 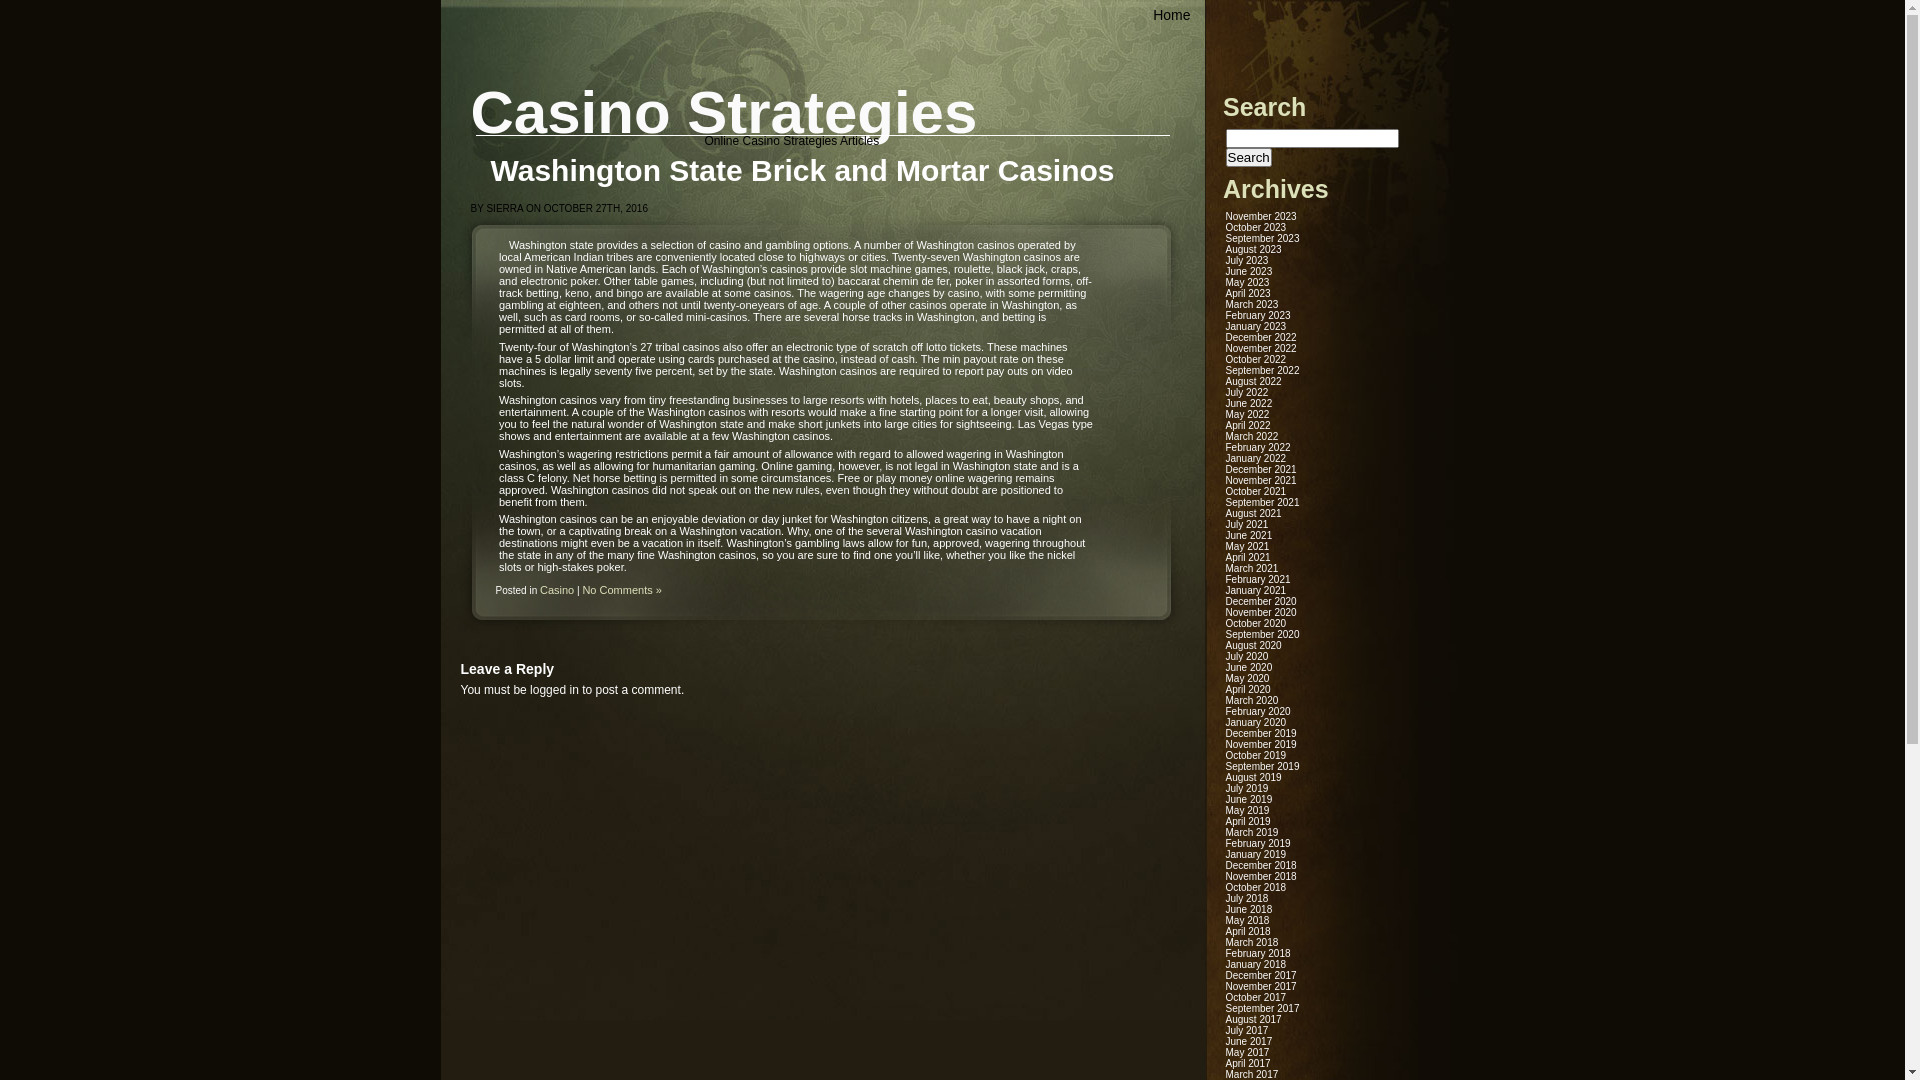 What do you see at coordinates (1255, 226) in the screenshot?
I see `'October 2023'` at bounding box center [1255, 226].